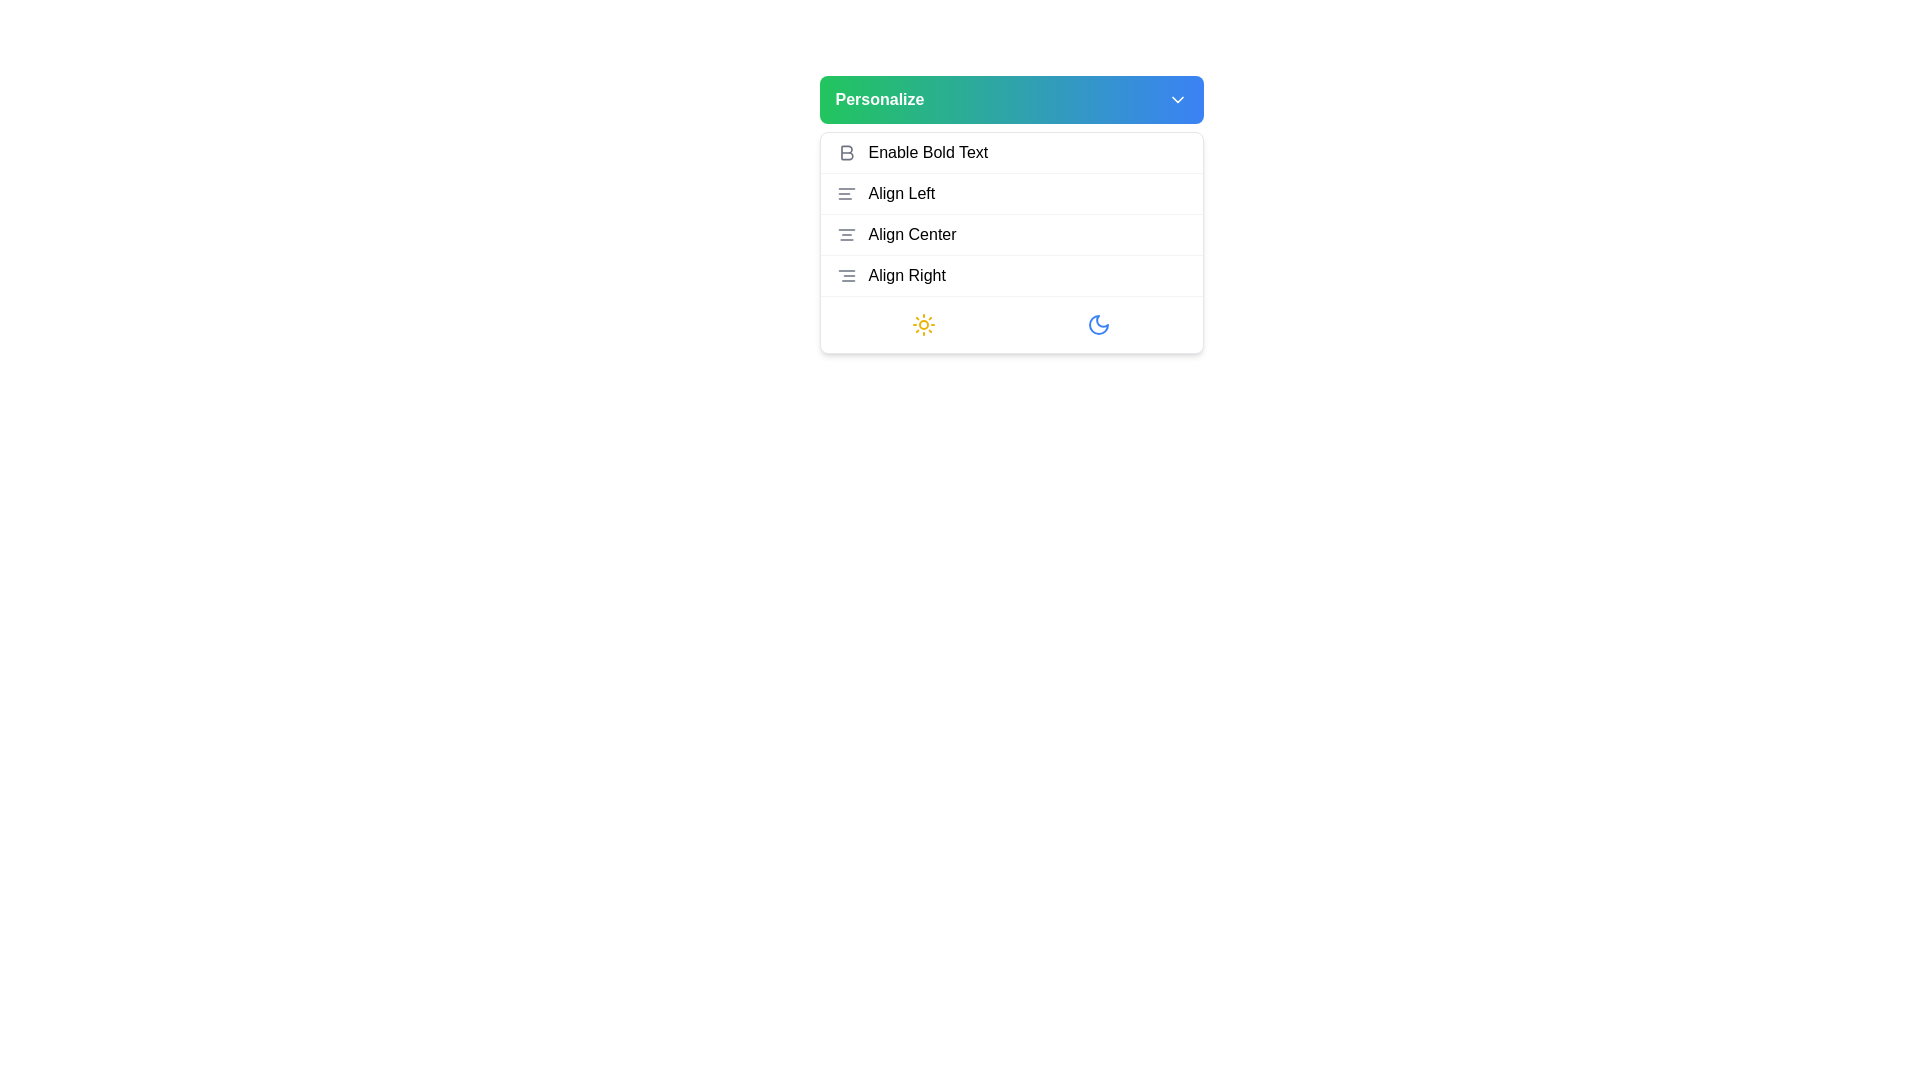 The height and width of the screenshot is (1080, 1920). Describe the element at coordinates (846, 234) in the screenshot. I see `the 'Align Center' icon located in the third row of the dropdown menu under the 'Personalize' section, positioned to the left of the text 'Align Center'` at that location.